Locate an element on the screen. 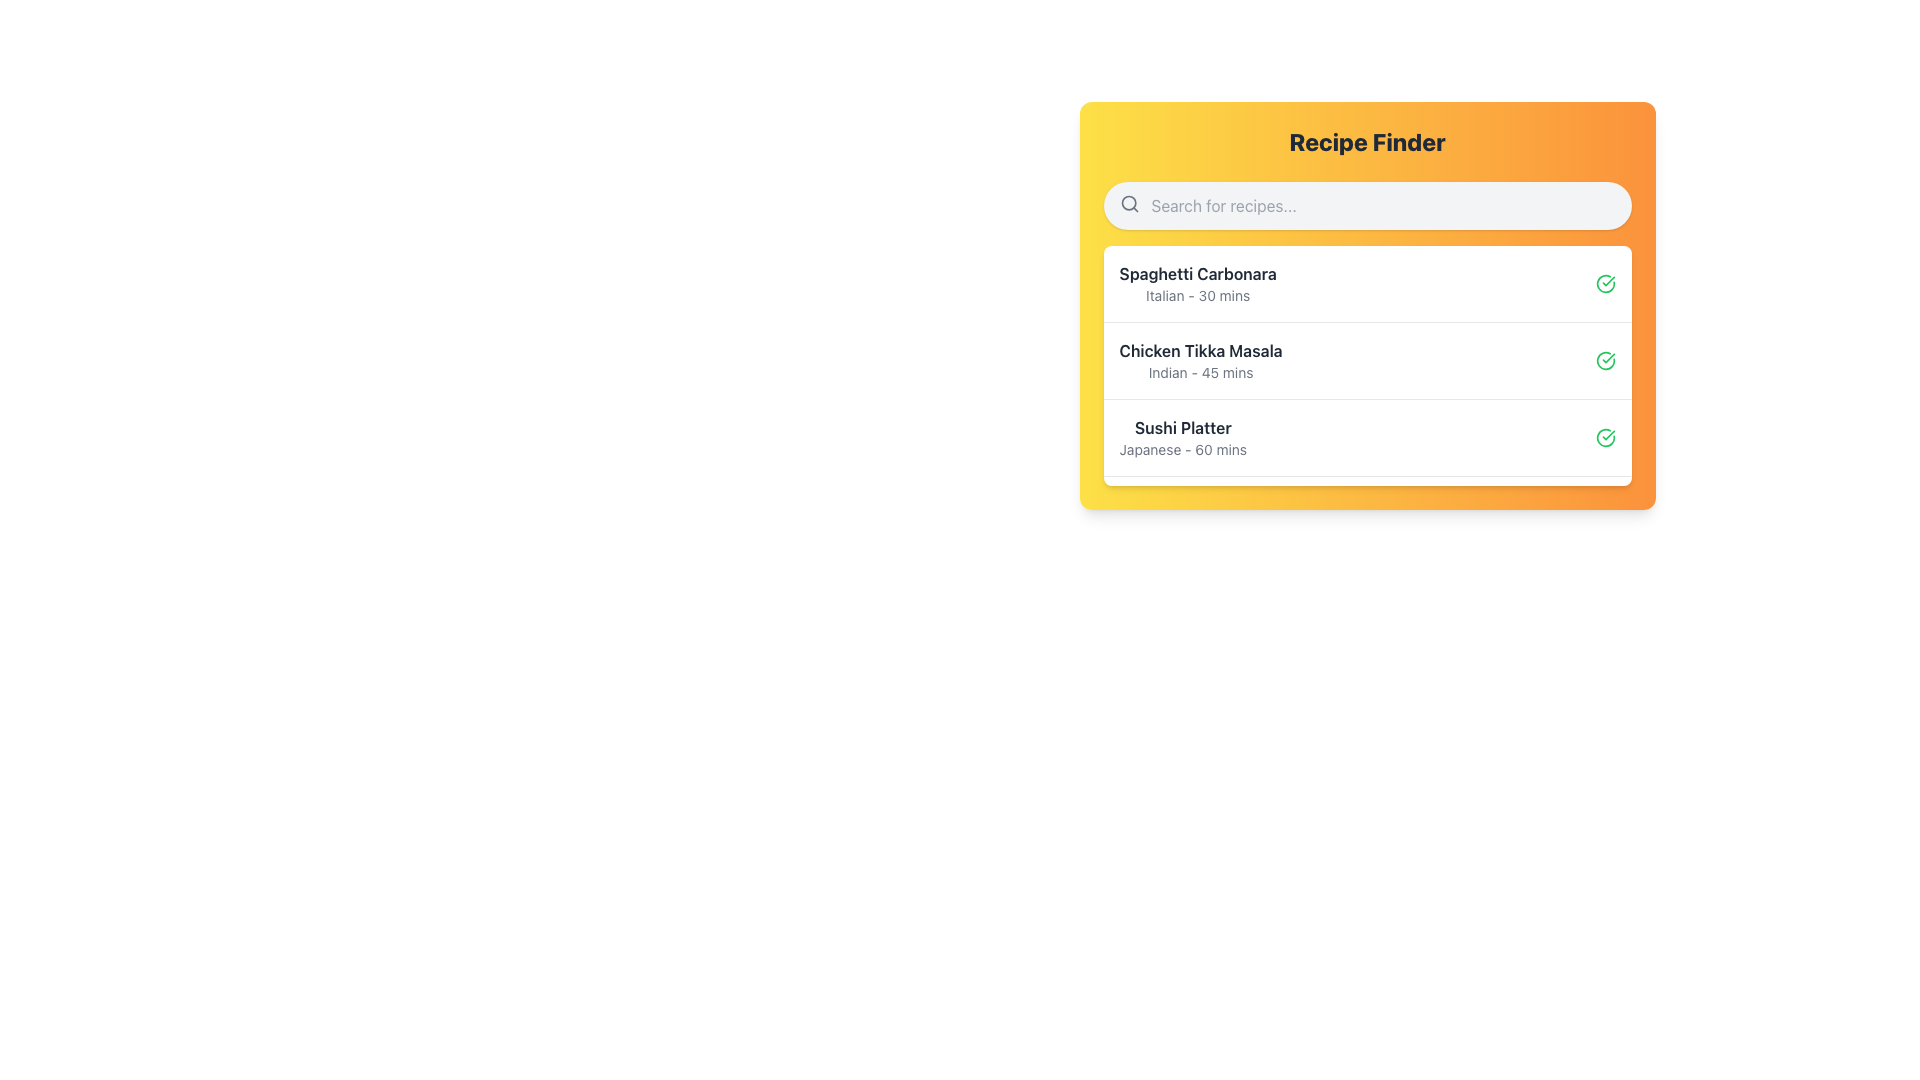  the Text Label that provides additional information about the dish, specifically its cuisine type ('Italian') and preparation time ('30 mins'), located directly underneath the 'Spaghetti Carbonara' label in the 'Recipe Finder' interface is located at coordinates (1198, 296).